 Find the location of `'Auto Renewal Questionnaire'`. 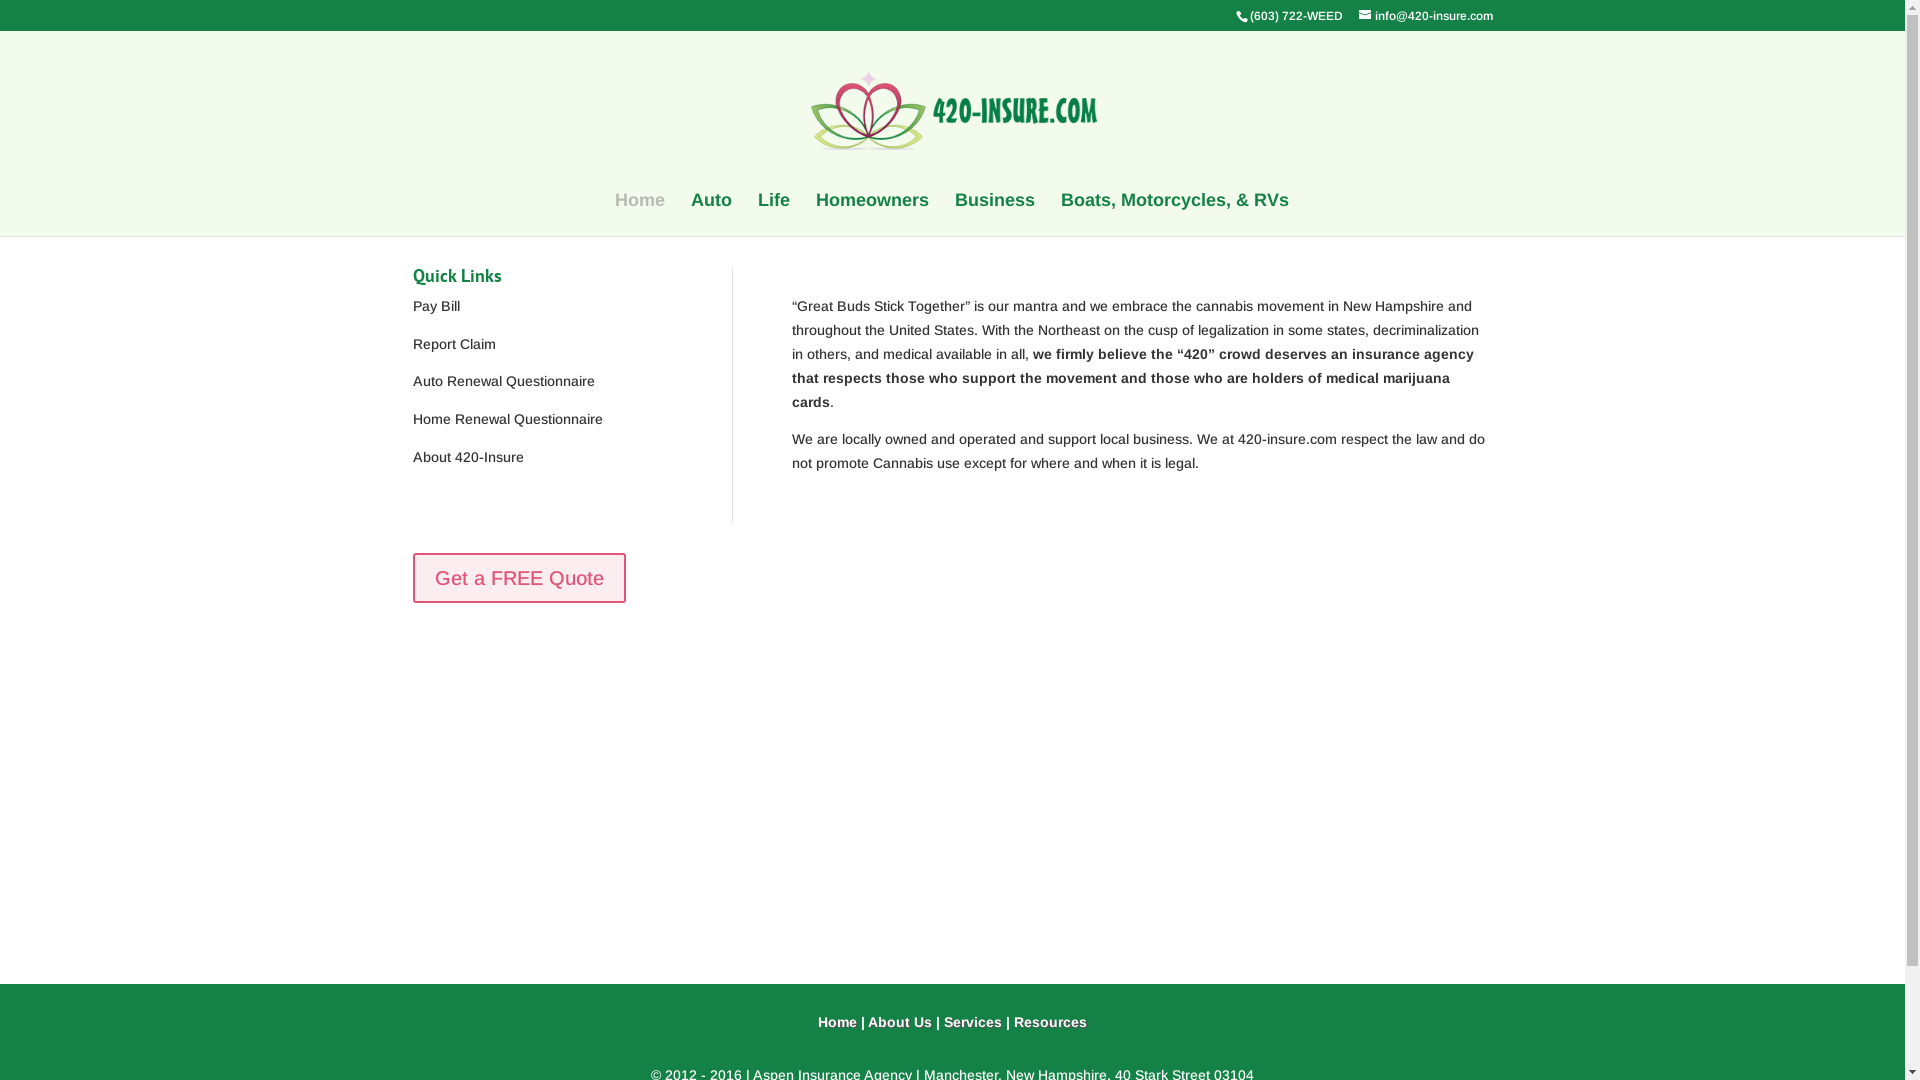

'Auto Renewal Questionnaire' is located at coordinates (503, 381).